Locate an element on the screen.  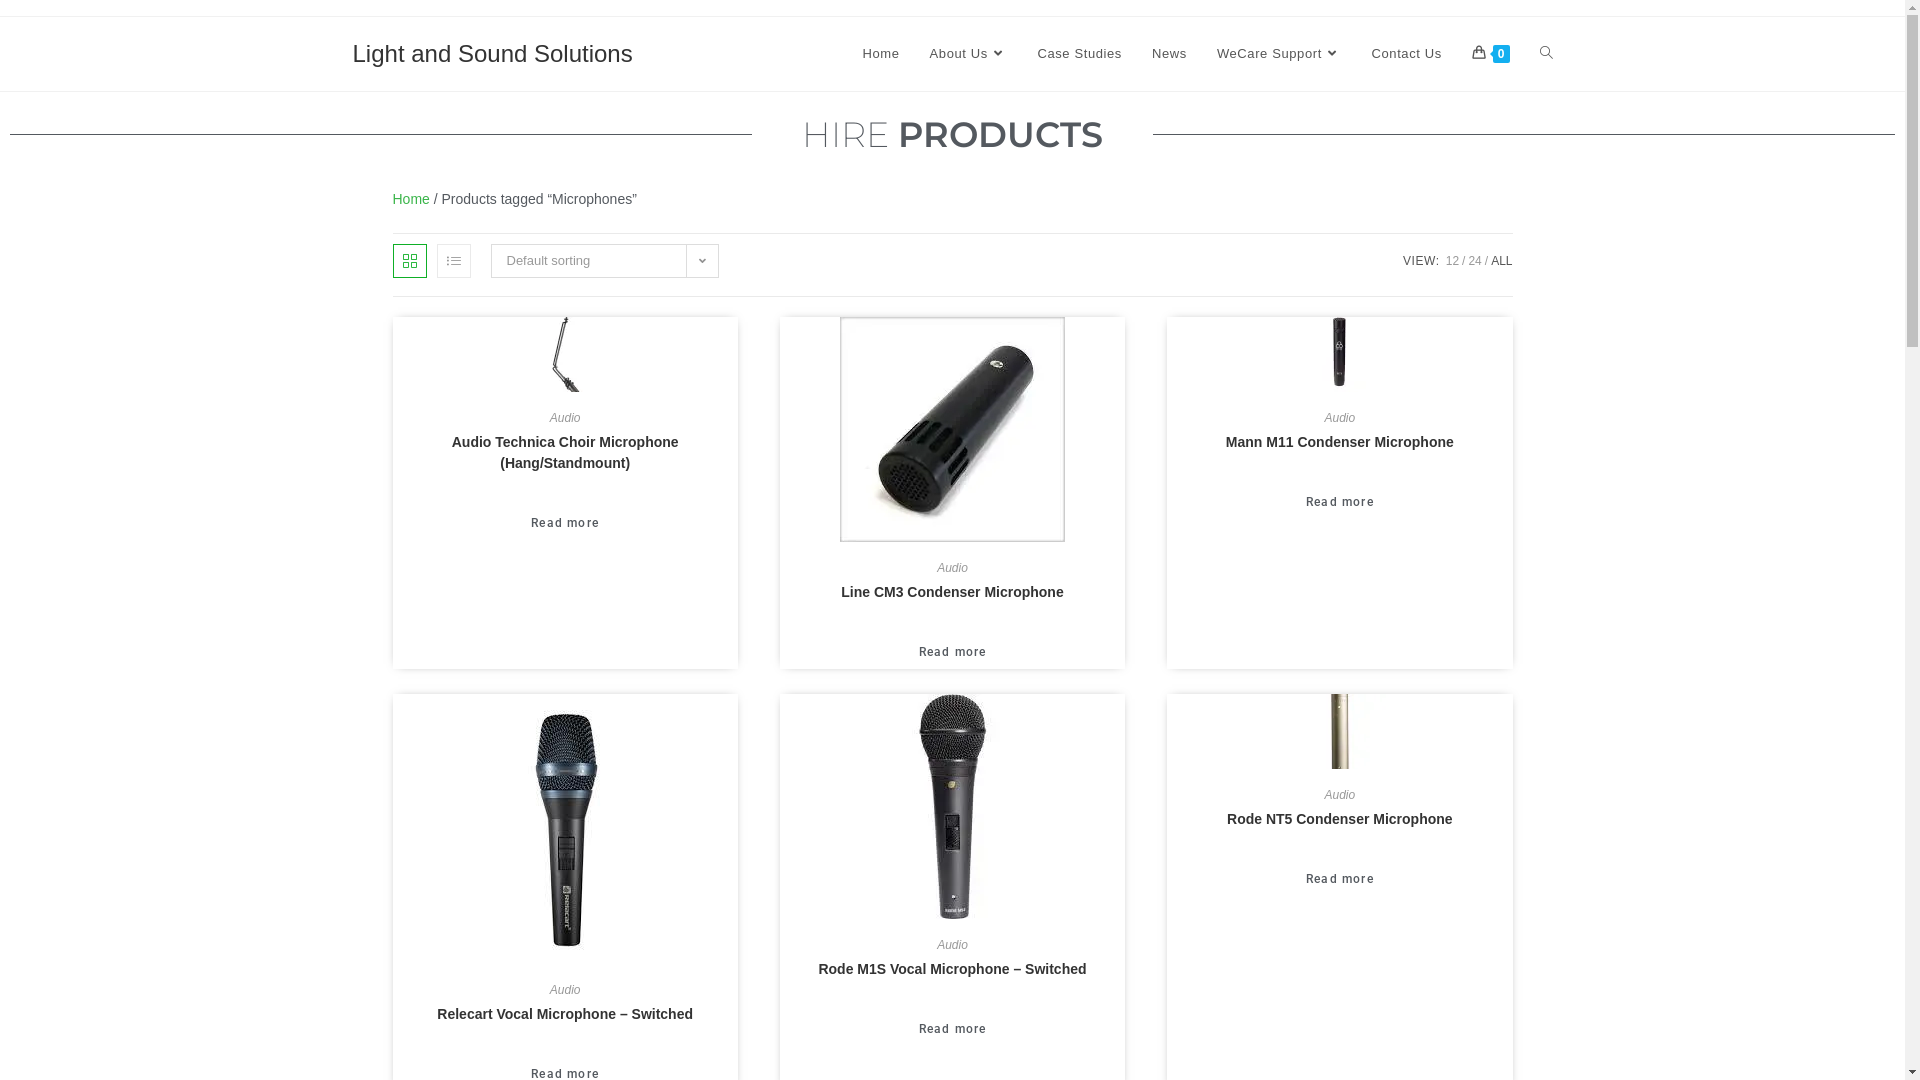
'0' is located at coordinates (1491, 53).